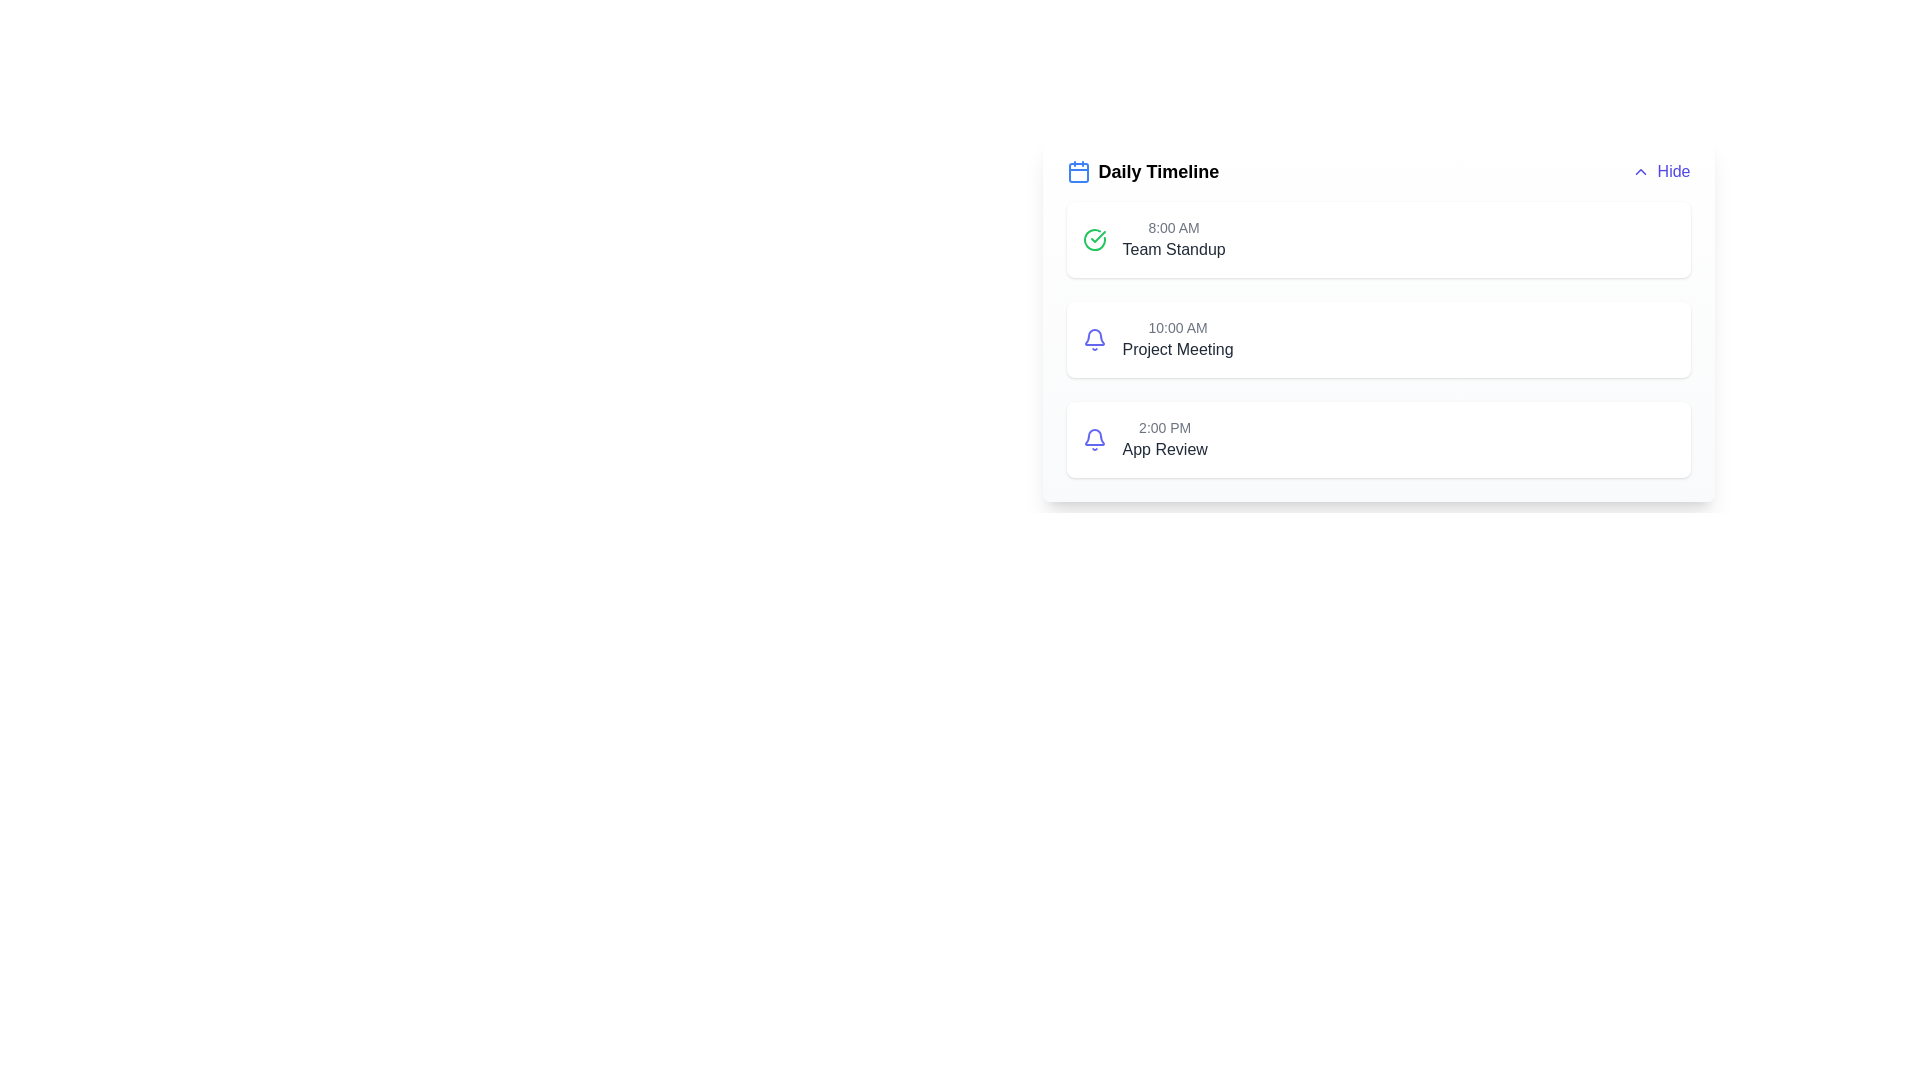  I want to click on text label displaying 'Team Standup' located in the Daily Timeline interface, positioned below '8:00 AM', so click(1174, 249).